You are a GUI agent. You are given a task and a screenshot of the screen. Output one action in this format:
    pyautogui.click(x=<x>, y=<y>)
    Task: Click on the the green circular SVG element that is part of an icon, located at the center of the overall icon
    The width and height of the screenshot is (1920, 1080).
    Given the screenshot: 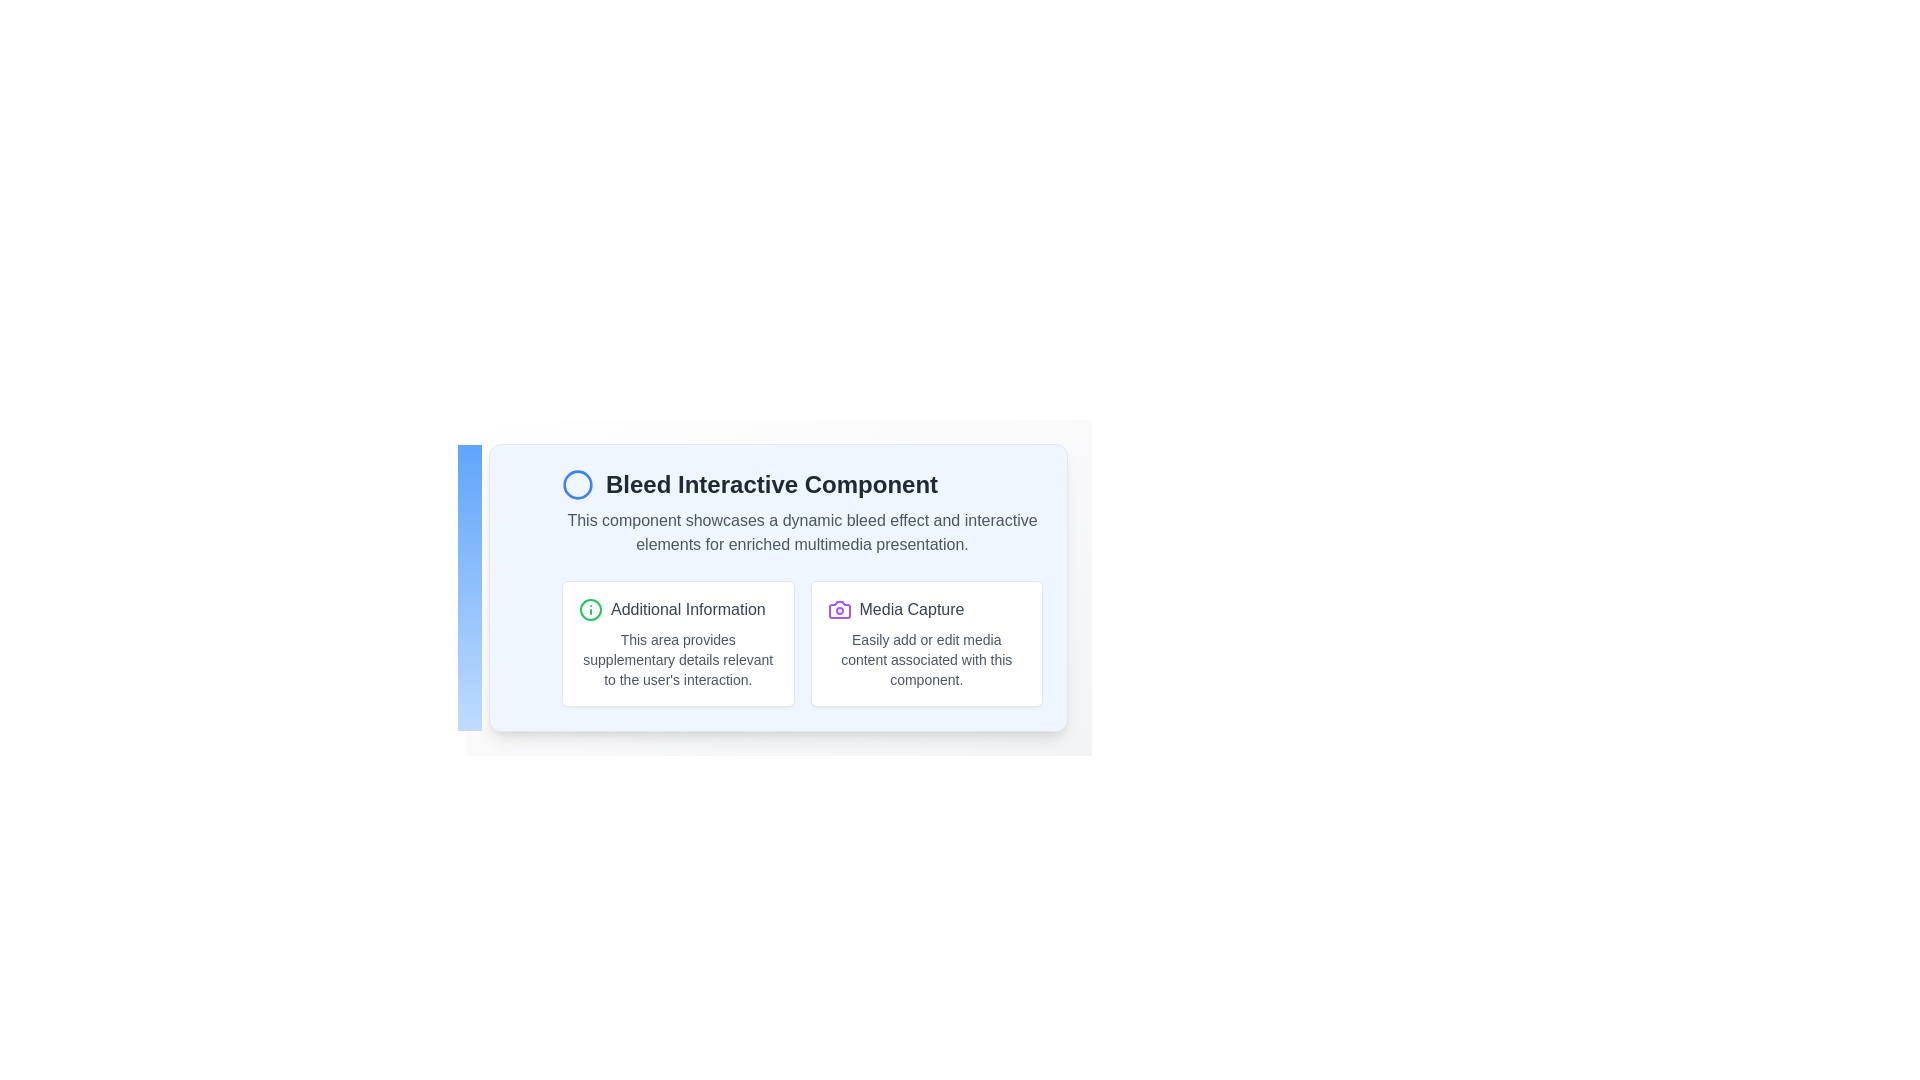 What is the action you would take?
    pyautogui.click(x=589, y=608)
    